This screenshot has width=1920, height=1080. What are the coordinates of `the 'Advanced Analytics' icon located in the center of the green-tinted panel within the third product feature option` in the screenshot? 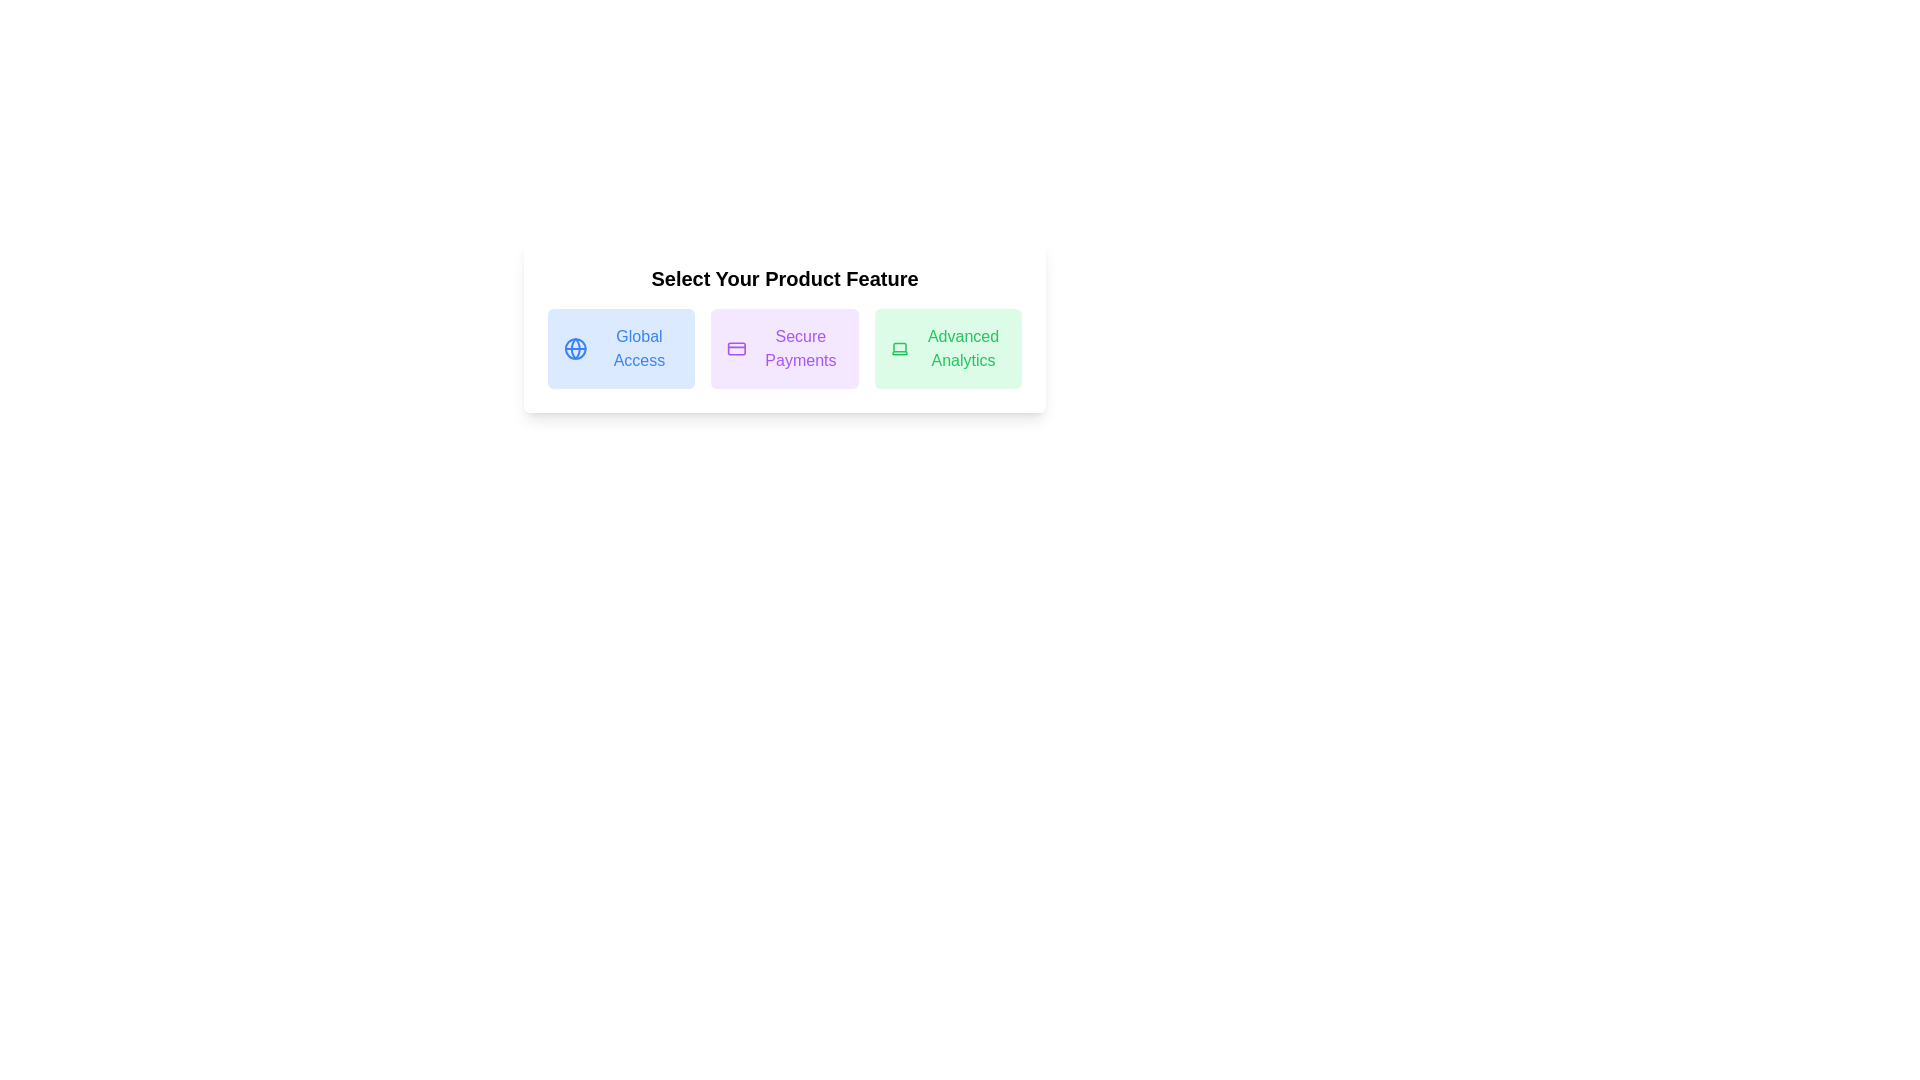 It's located at (898, 347).